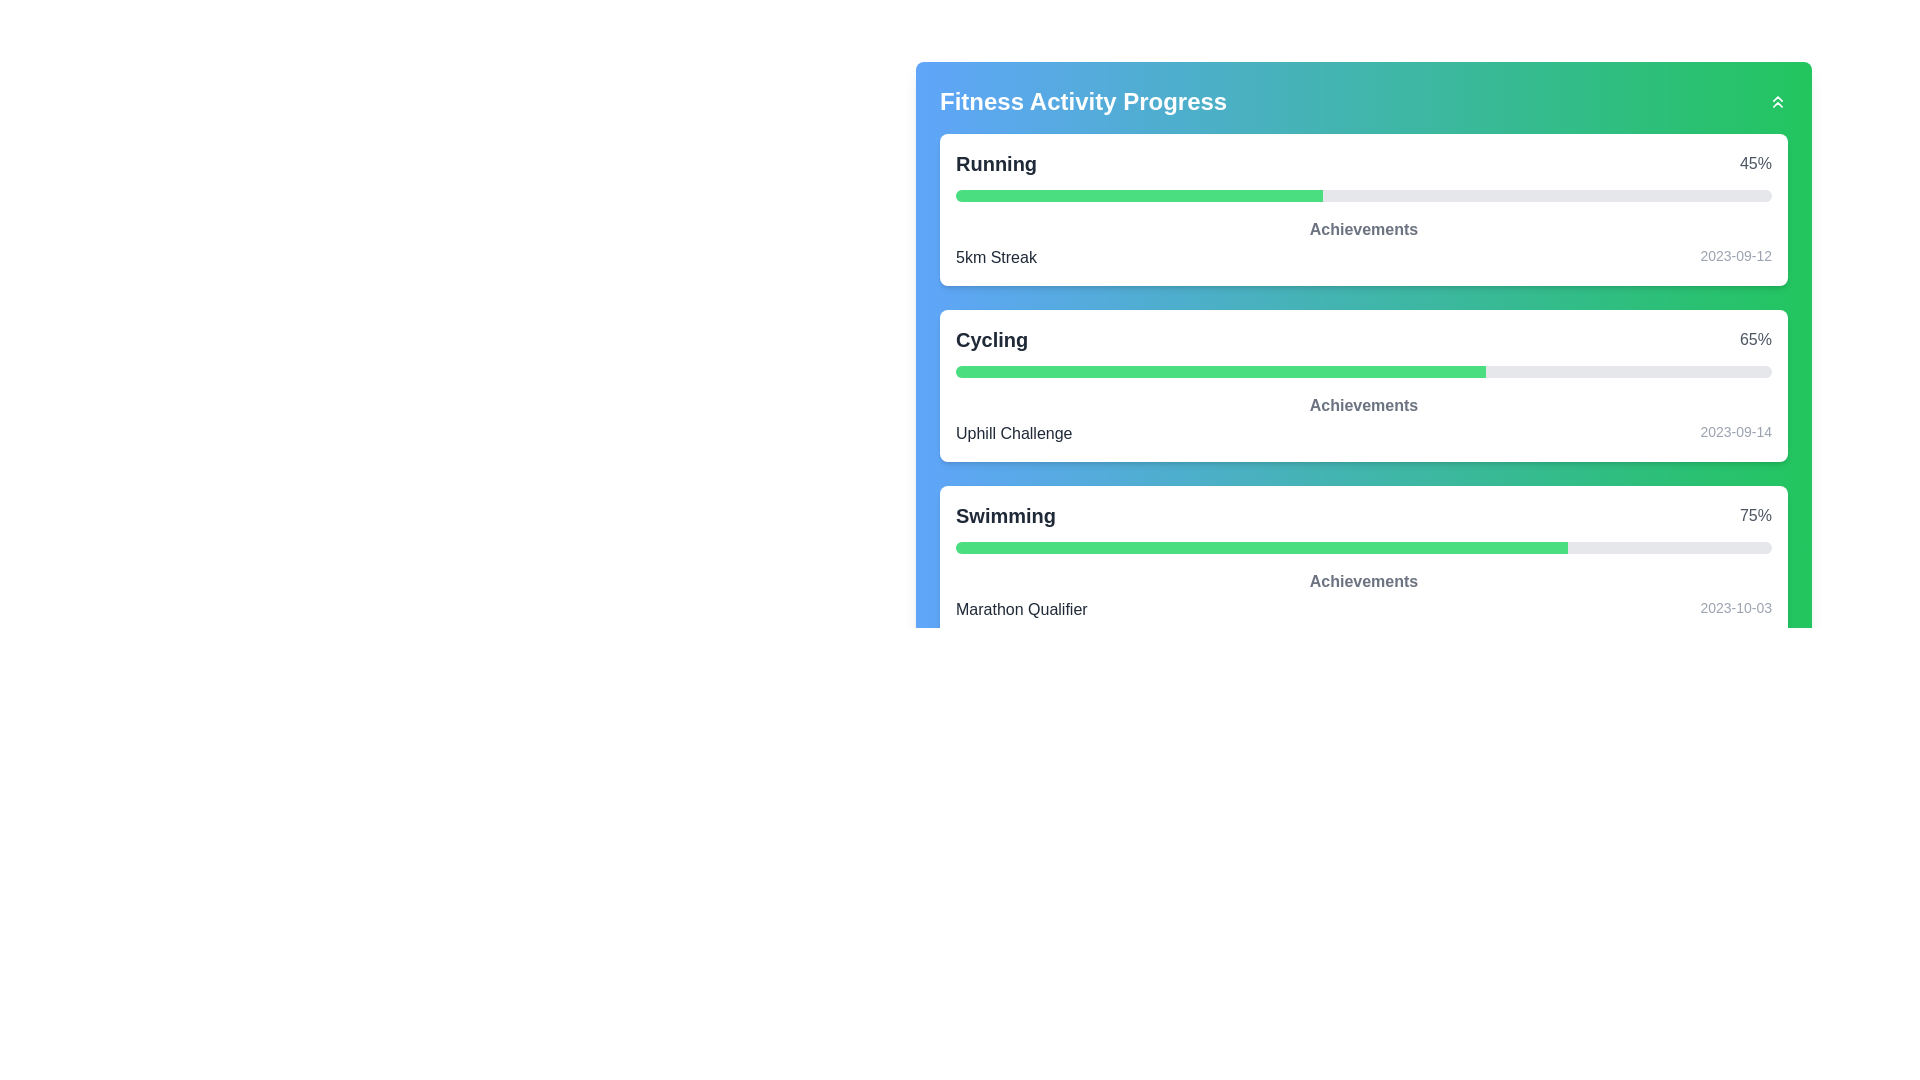  I want to click on the bold text label reading 'Swimming' located in the lower portion of the interface within the 'Fitness Activity Progress' section, so click(1006, 515).